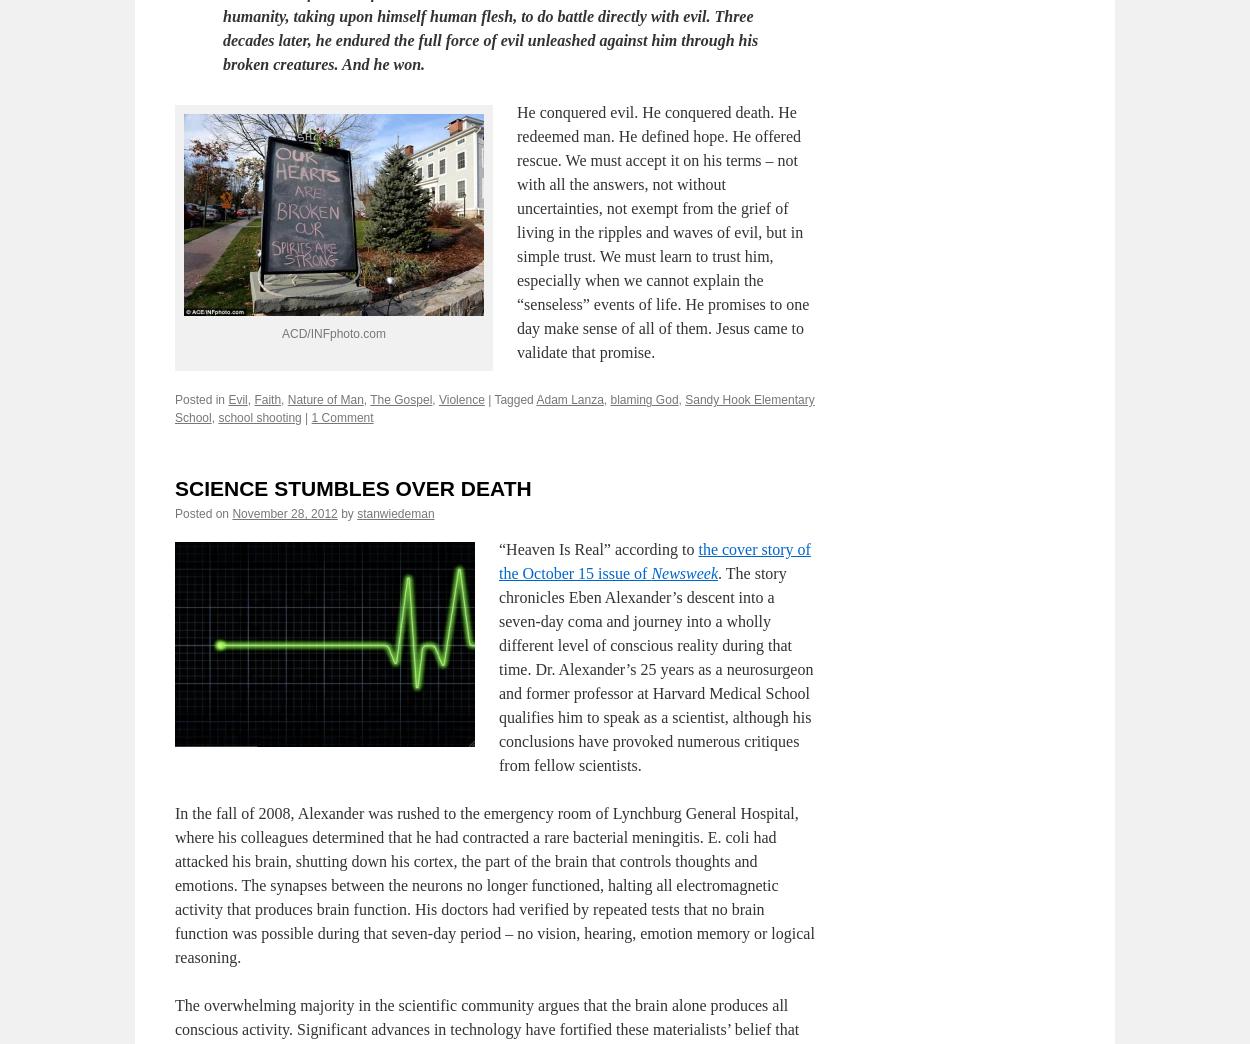 The image size is (1250, 1044). I want to click on 'Newsweek', so click(684, 668).